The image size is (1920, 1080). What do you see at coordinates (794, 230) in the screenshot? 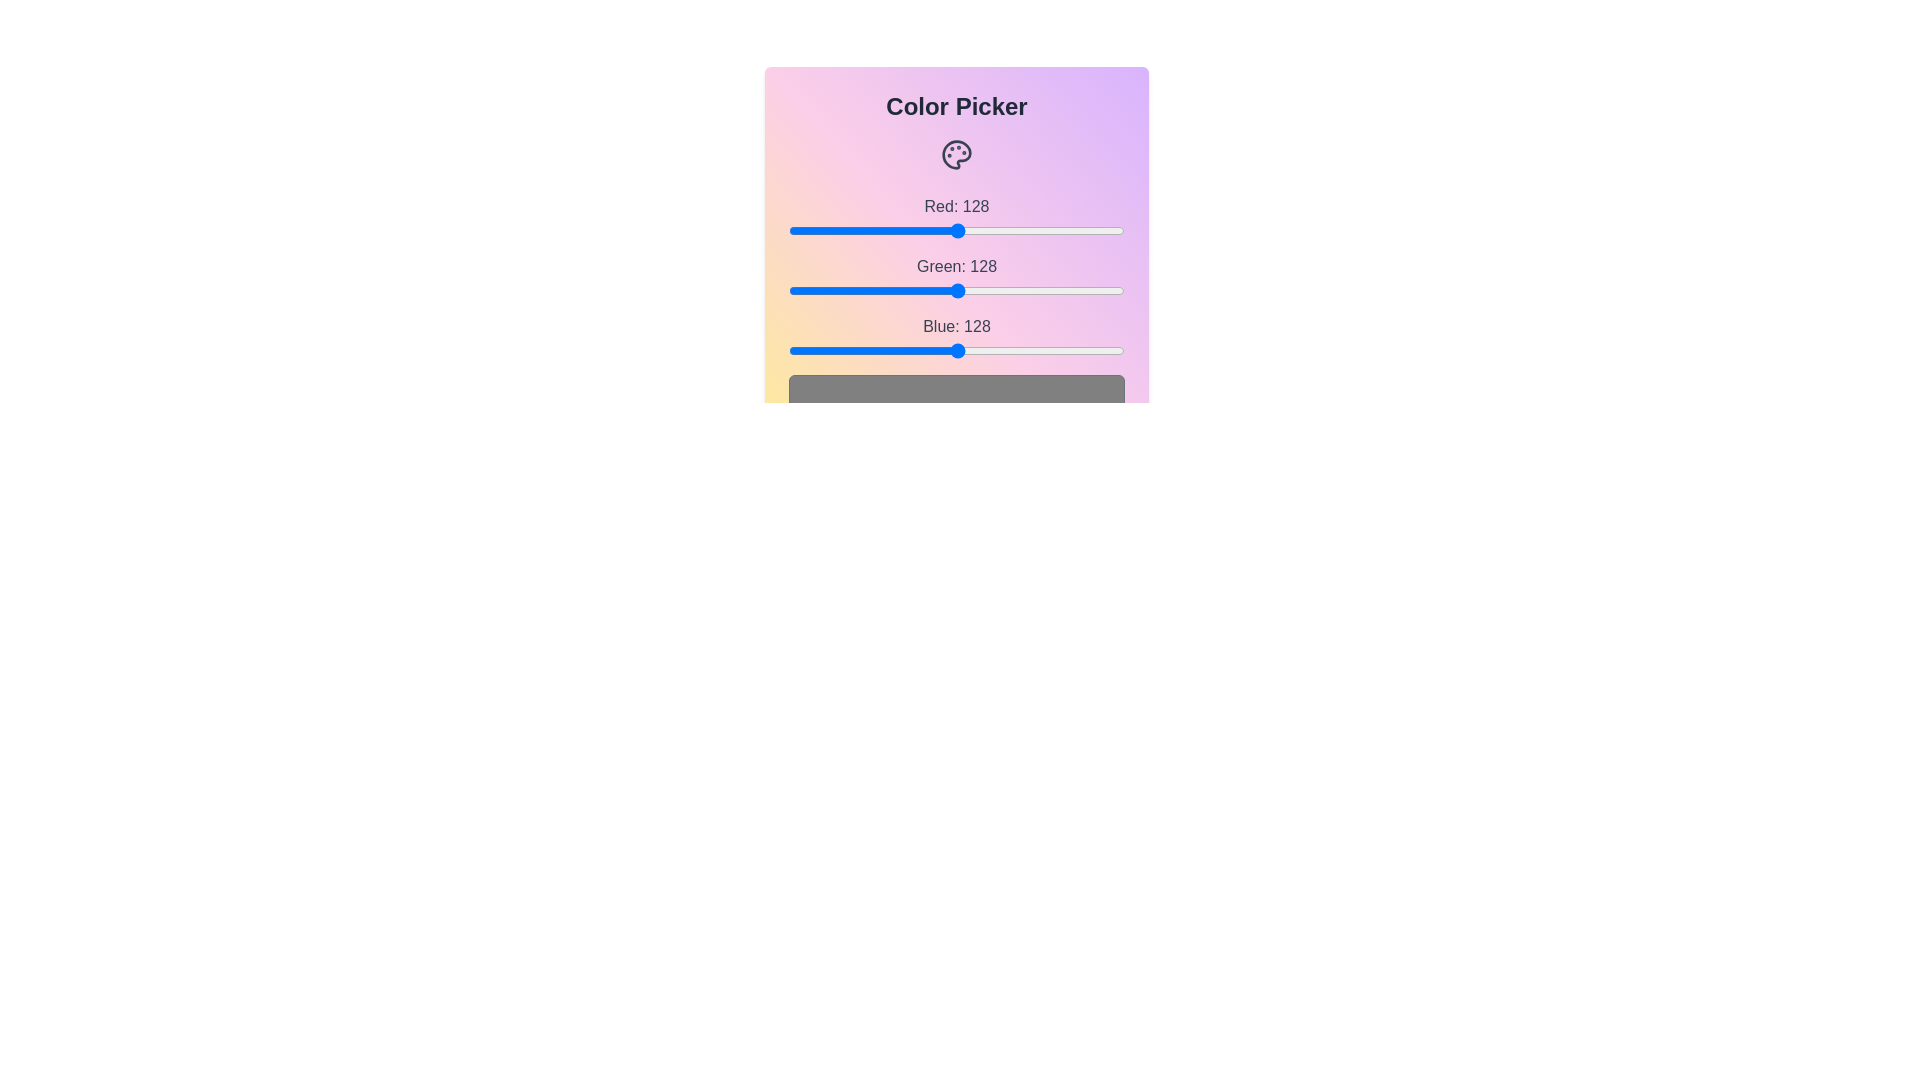
I see `the red slider to set the red channel to 5` at bounding box center [794, 230].